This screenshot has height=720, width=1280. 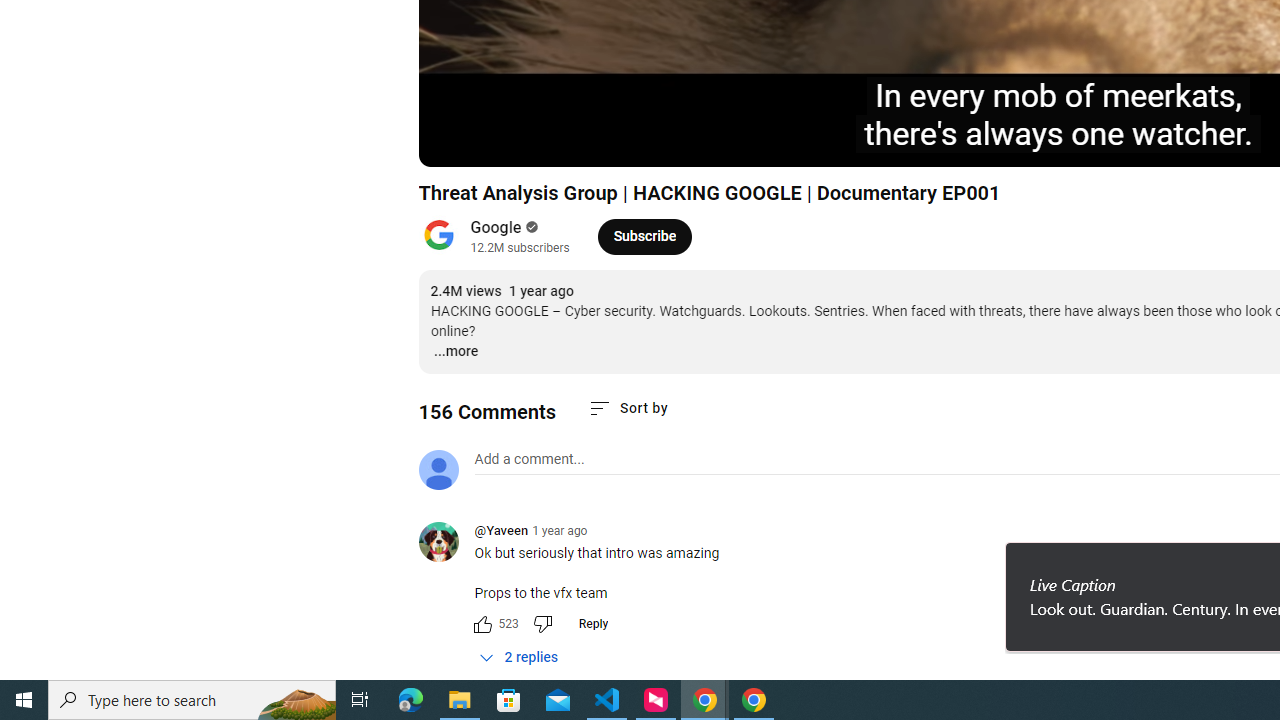 I want to click on 'AutomationID: simplebox-placeholder', so click(x=529, y=459).